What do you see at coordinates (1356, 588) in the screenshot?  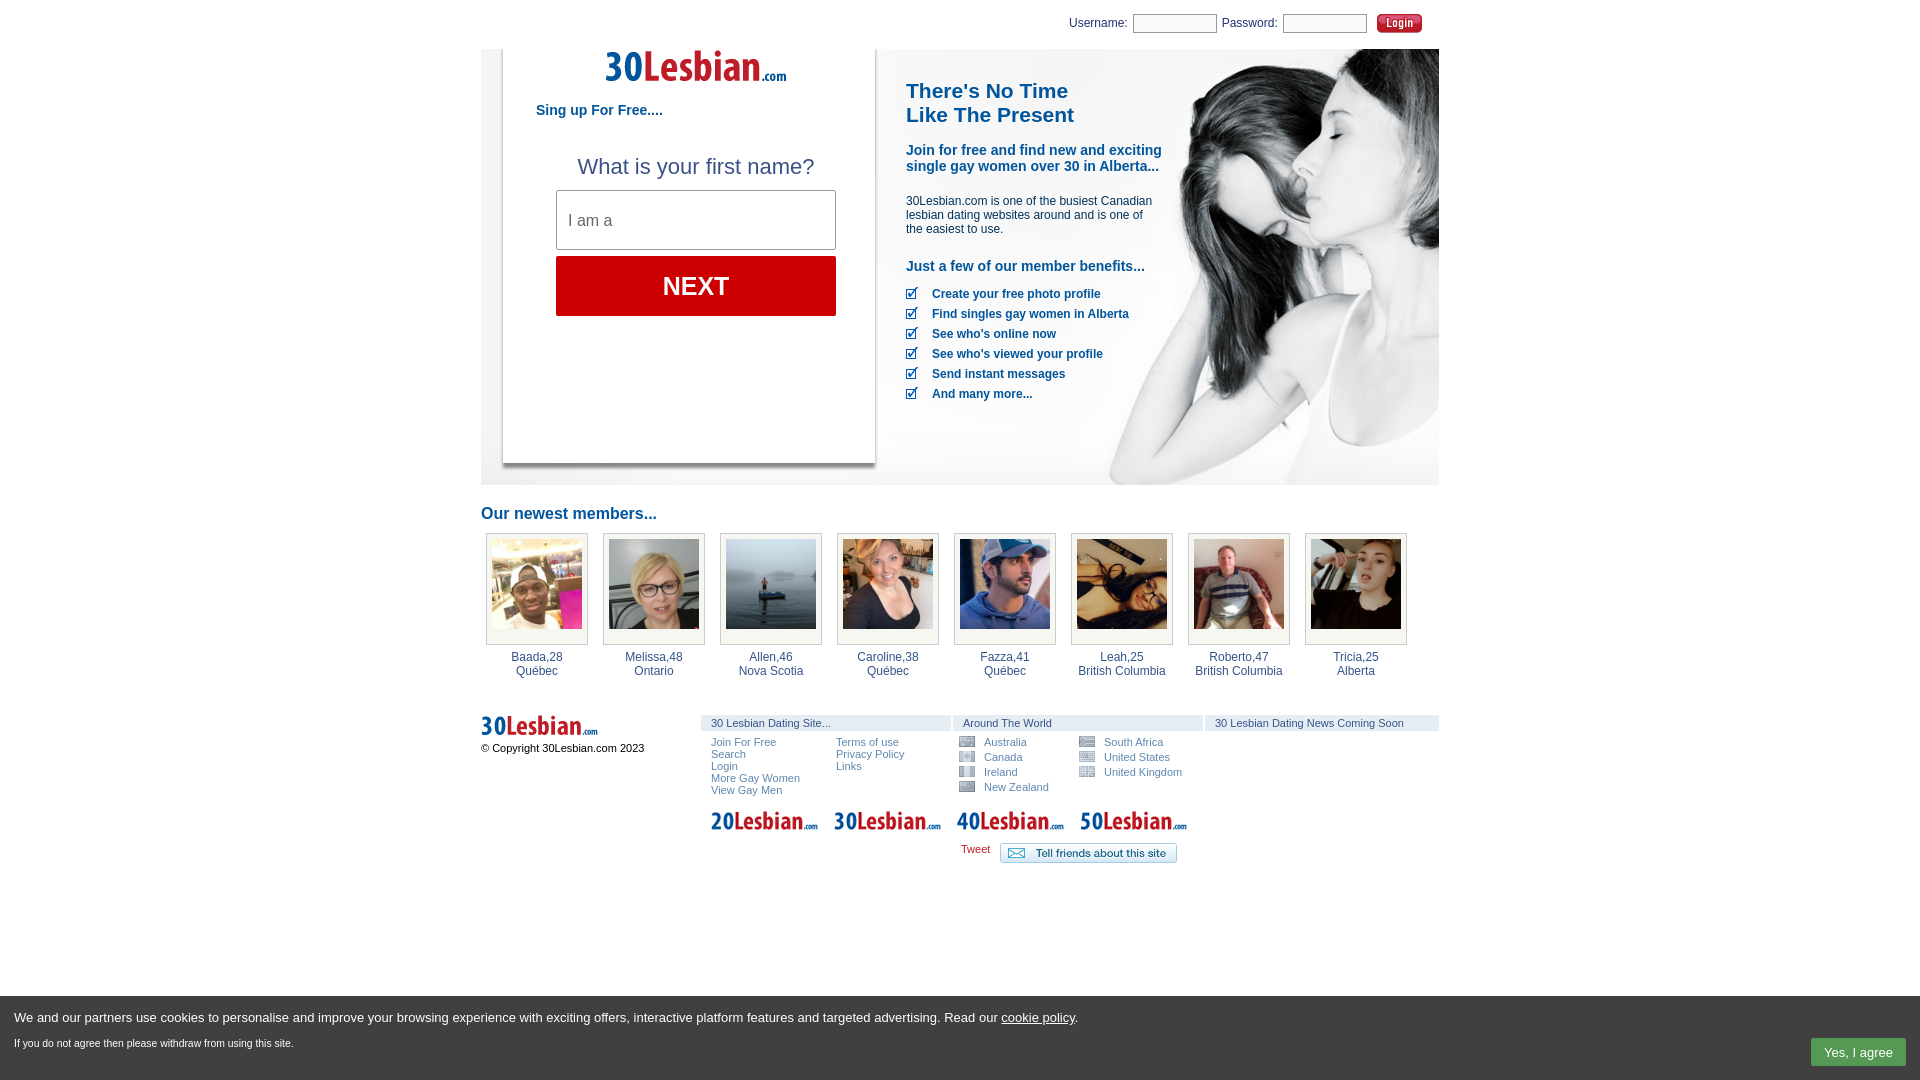 I see `'Tricia, 25 from Calgary, Alberta'` at bounding box center [1356, 588].